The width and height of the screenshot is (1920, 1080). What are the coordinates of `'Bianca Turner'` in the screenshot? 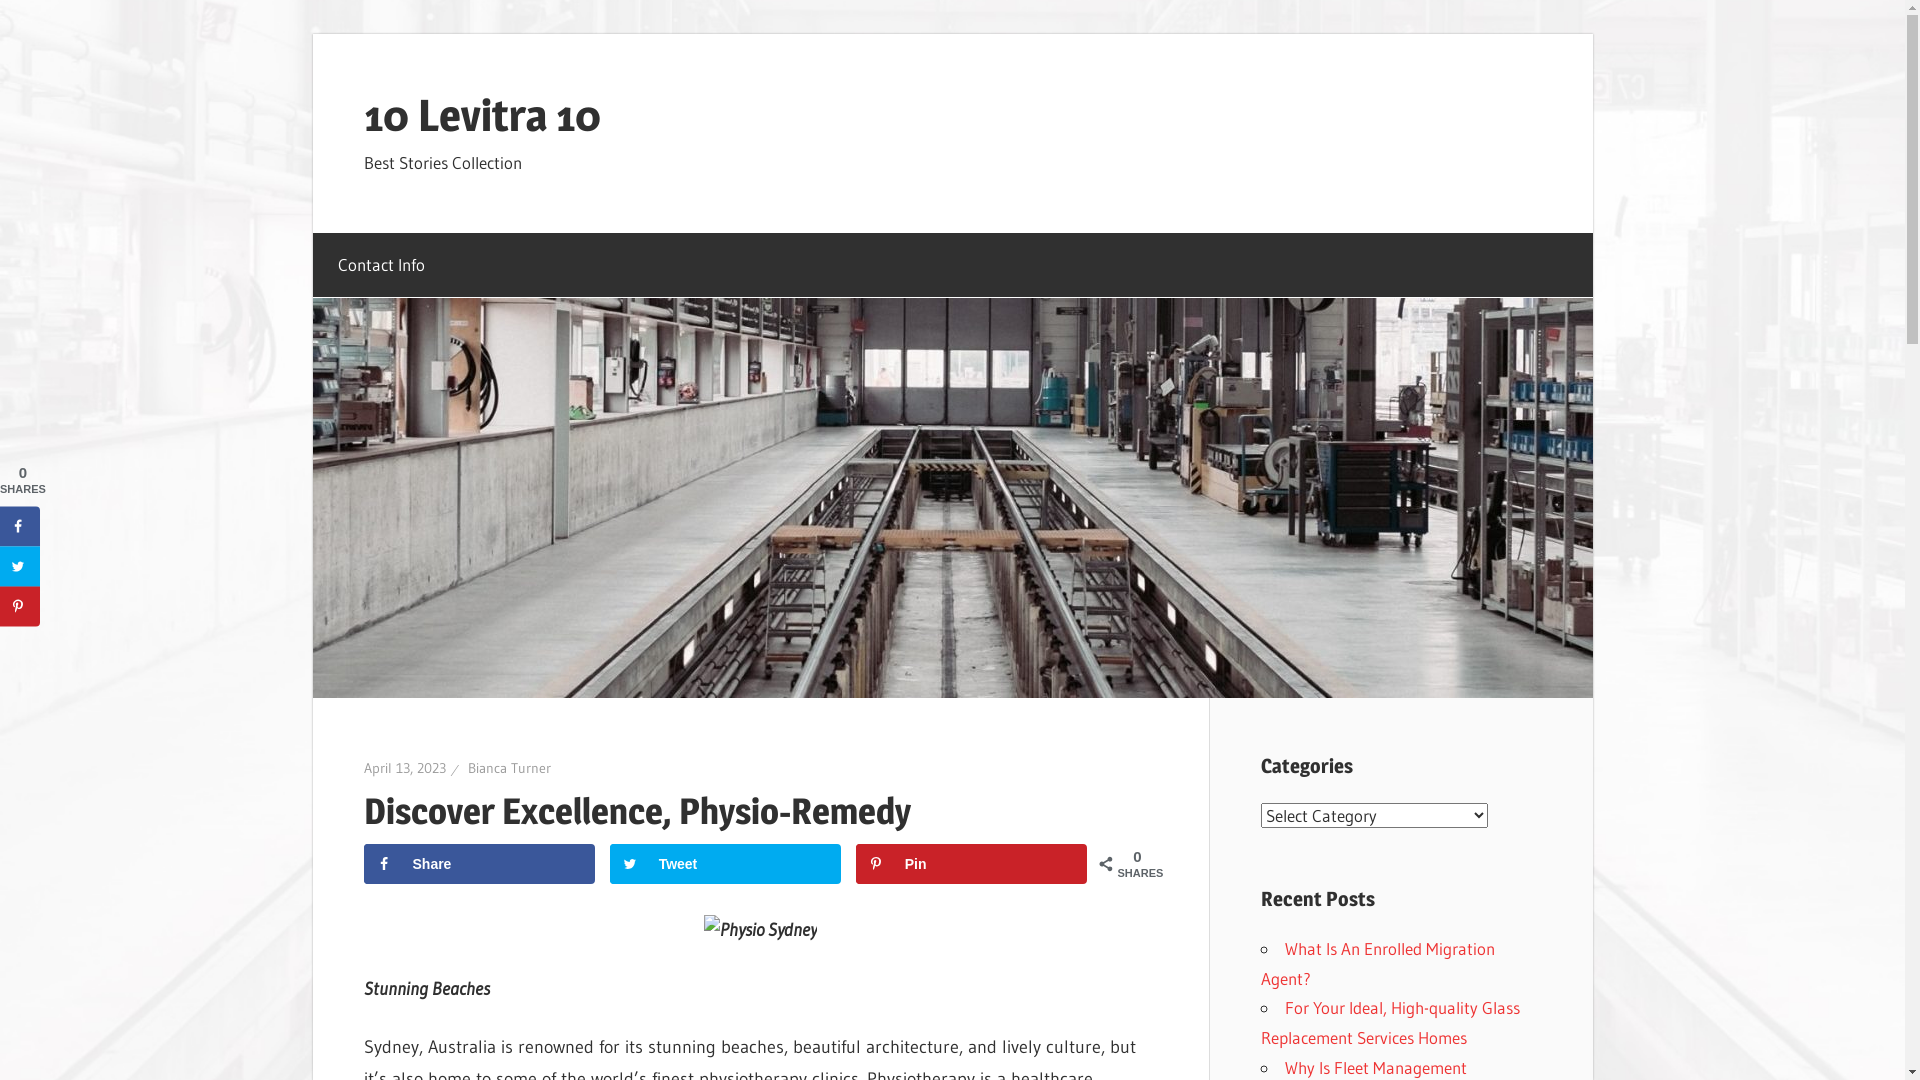 It's located at (509, 766).